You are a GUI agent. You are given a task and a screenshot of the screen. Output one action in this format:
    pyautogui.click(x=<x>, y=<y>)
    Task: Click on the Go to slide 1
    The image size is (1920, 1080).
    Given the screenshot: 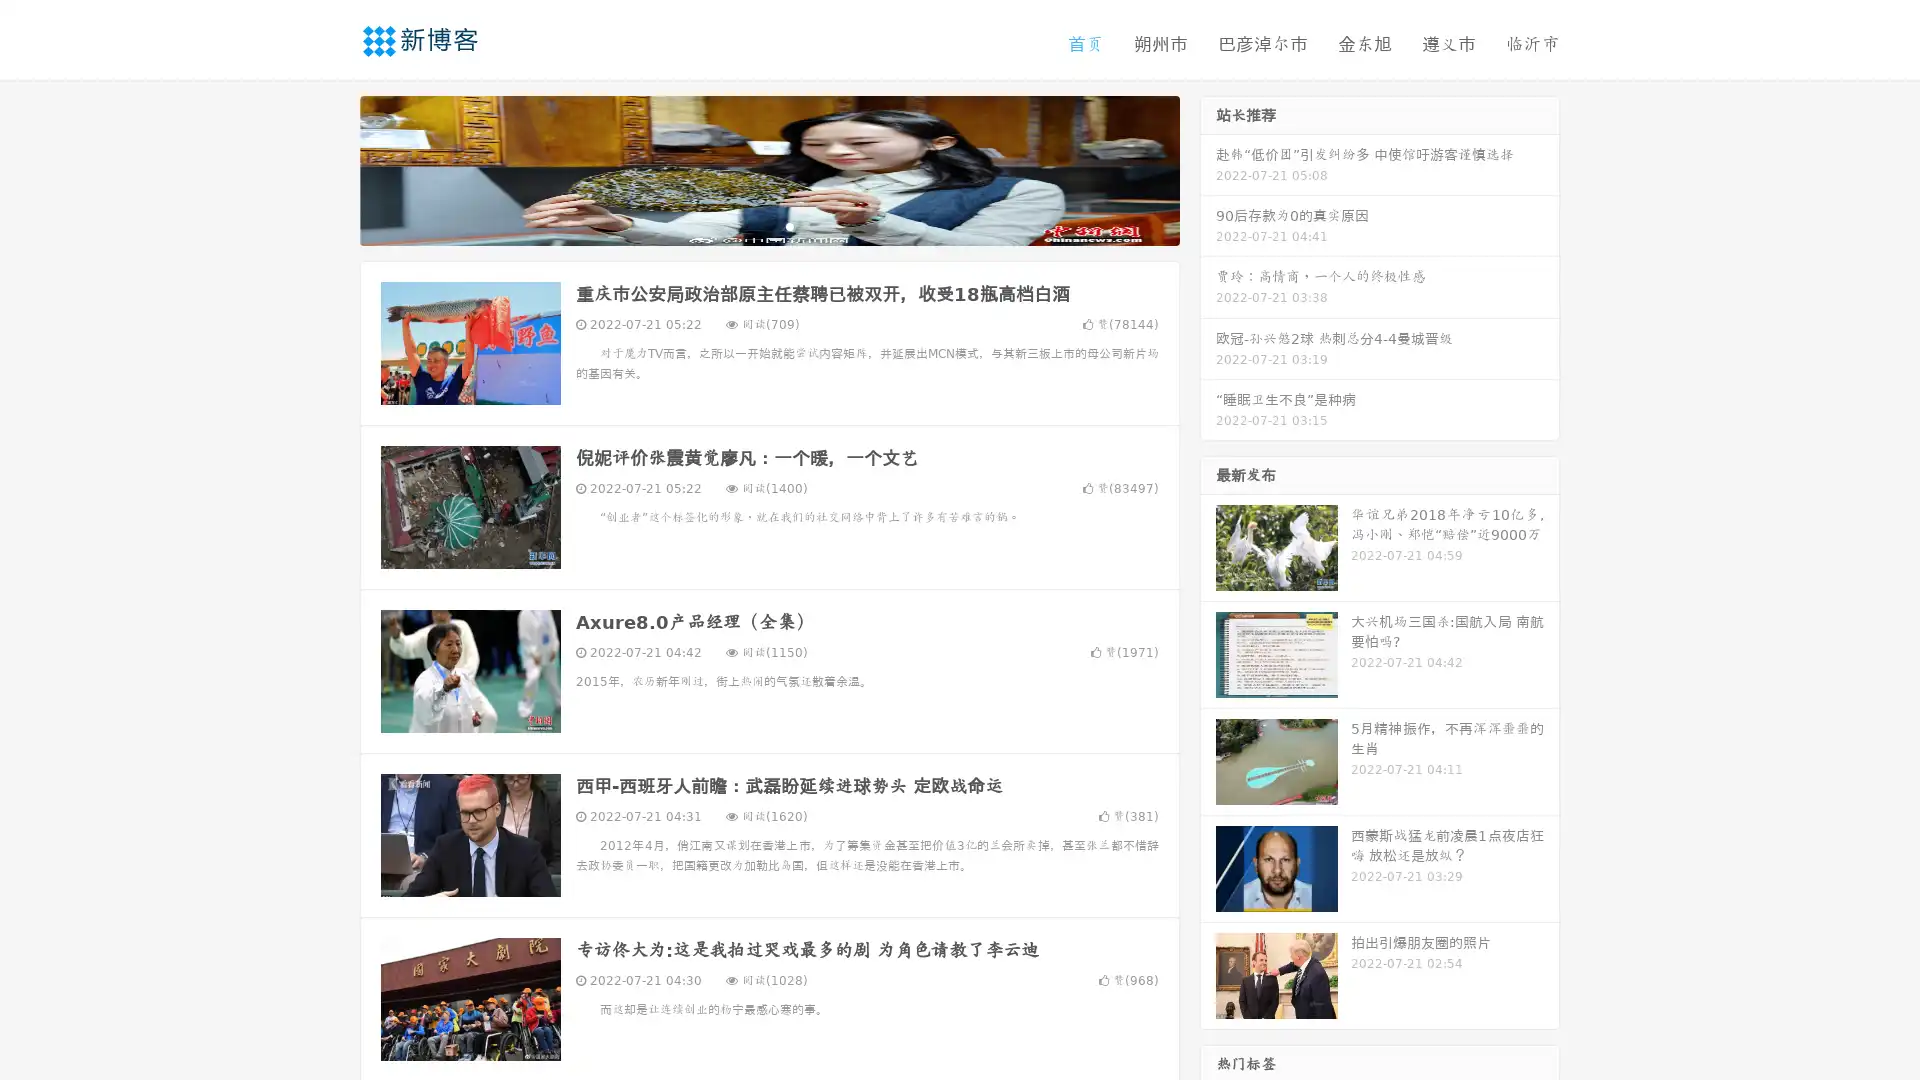 What is the action you would take?
    pyautogui.click(x=748, y=225)
    